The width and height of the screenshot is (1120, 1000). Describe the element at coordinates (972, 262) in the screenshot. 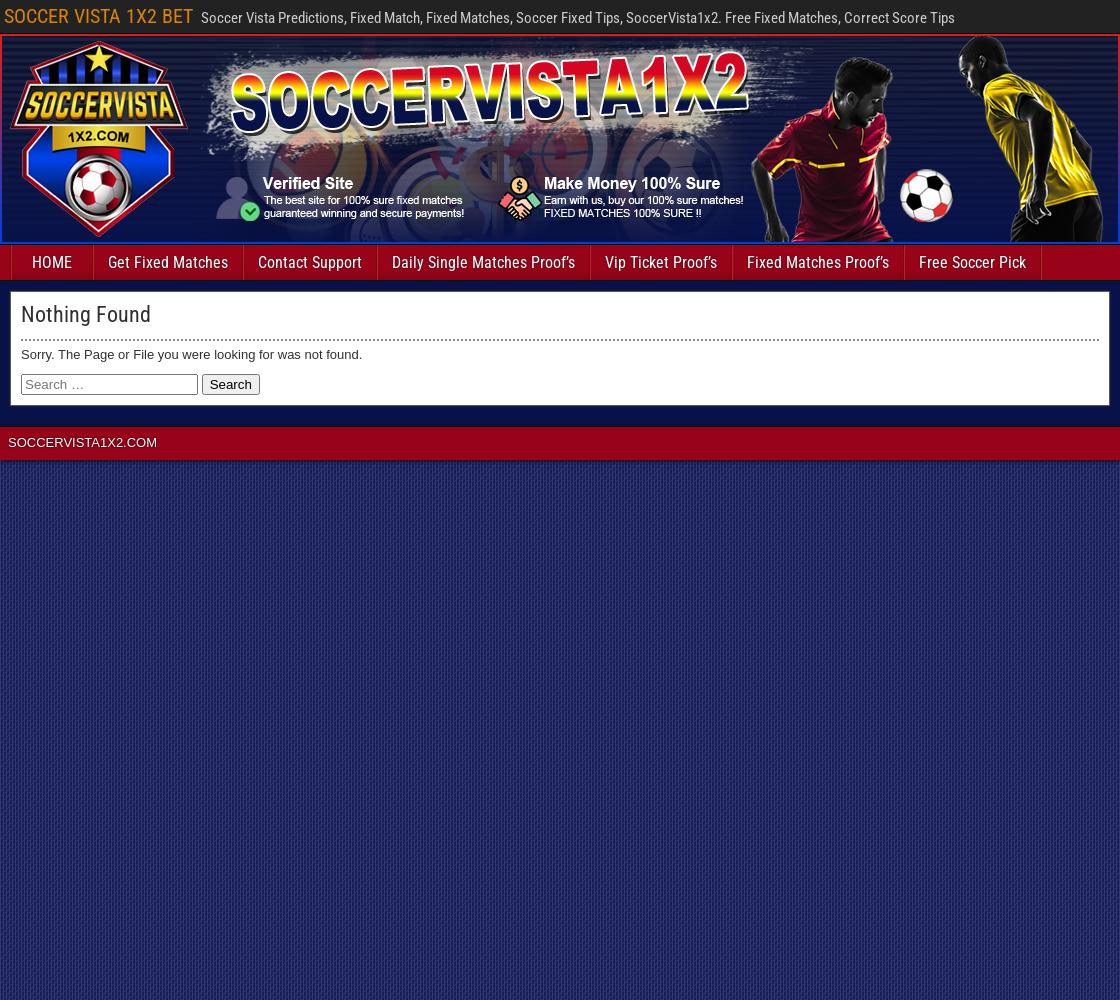

I see `'Free Soccer Pick'` at that location.